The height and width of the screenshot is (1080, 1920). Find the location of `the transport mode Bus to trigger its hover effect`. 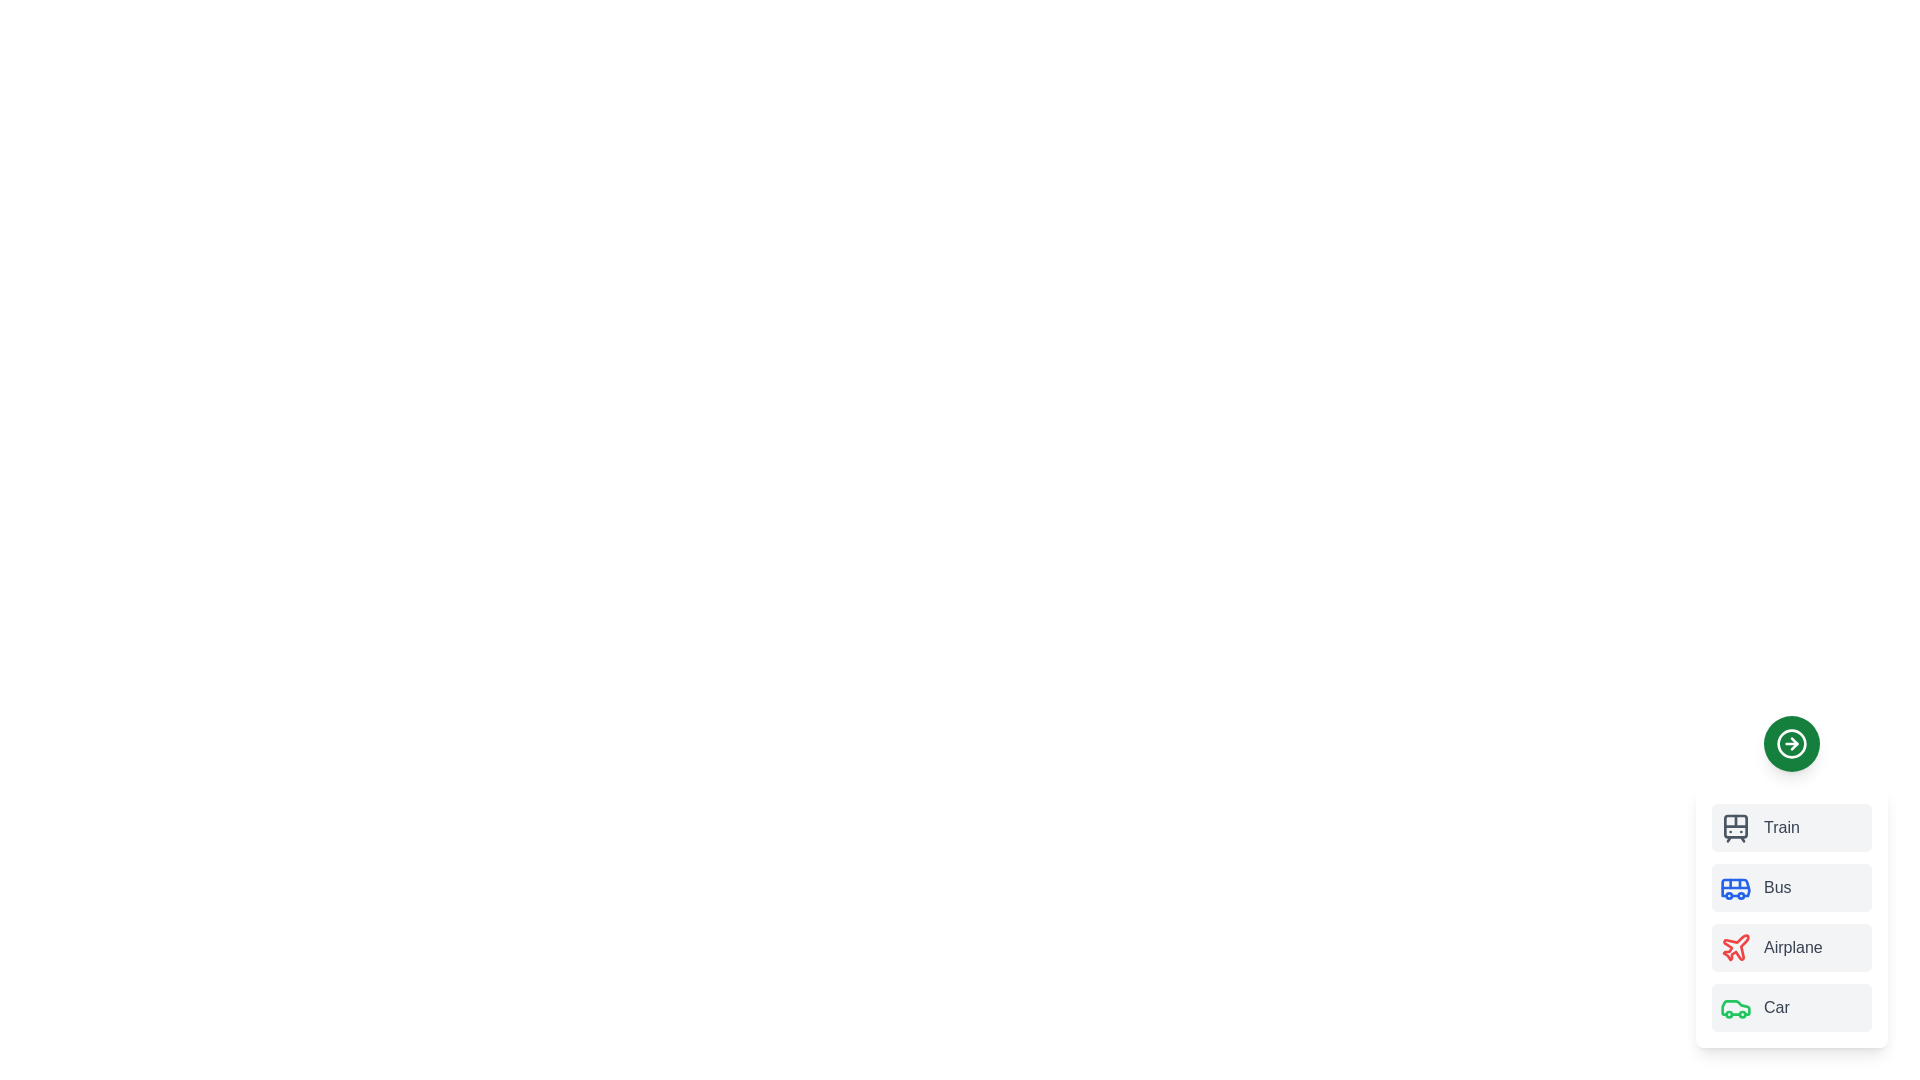

the transport mode Bus to trigger its hover effect is located at coordinates (1791, 886).